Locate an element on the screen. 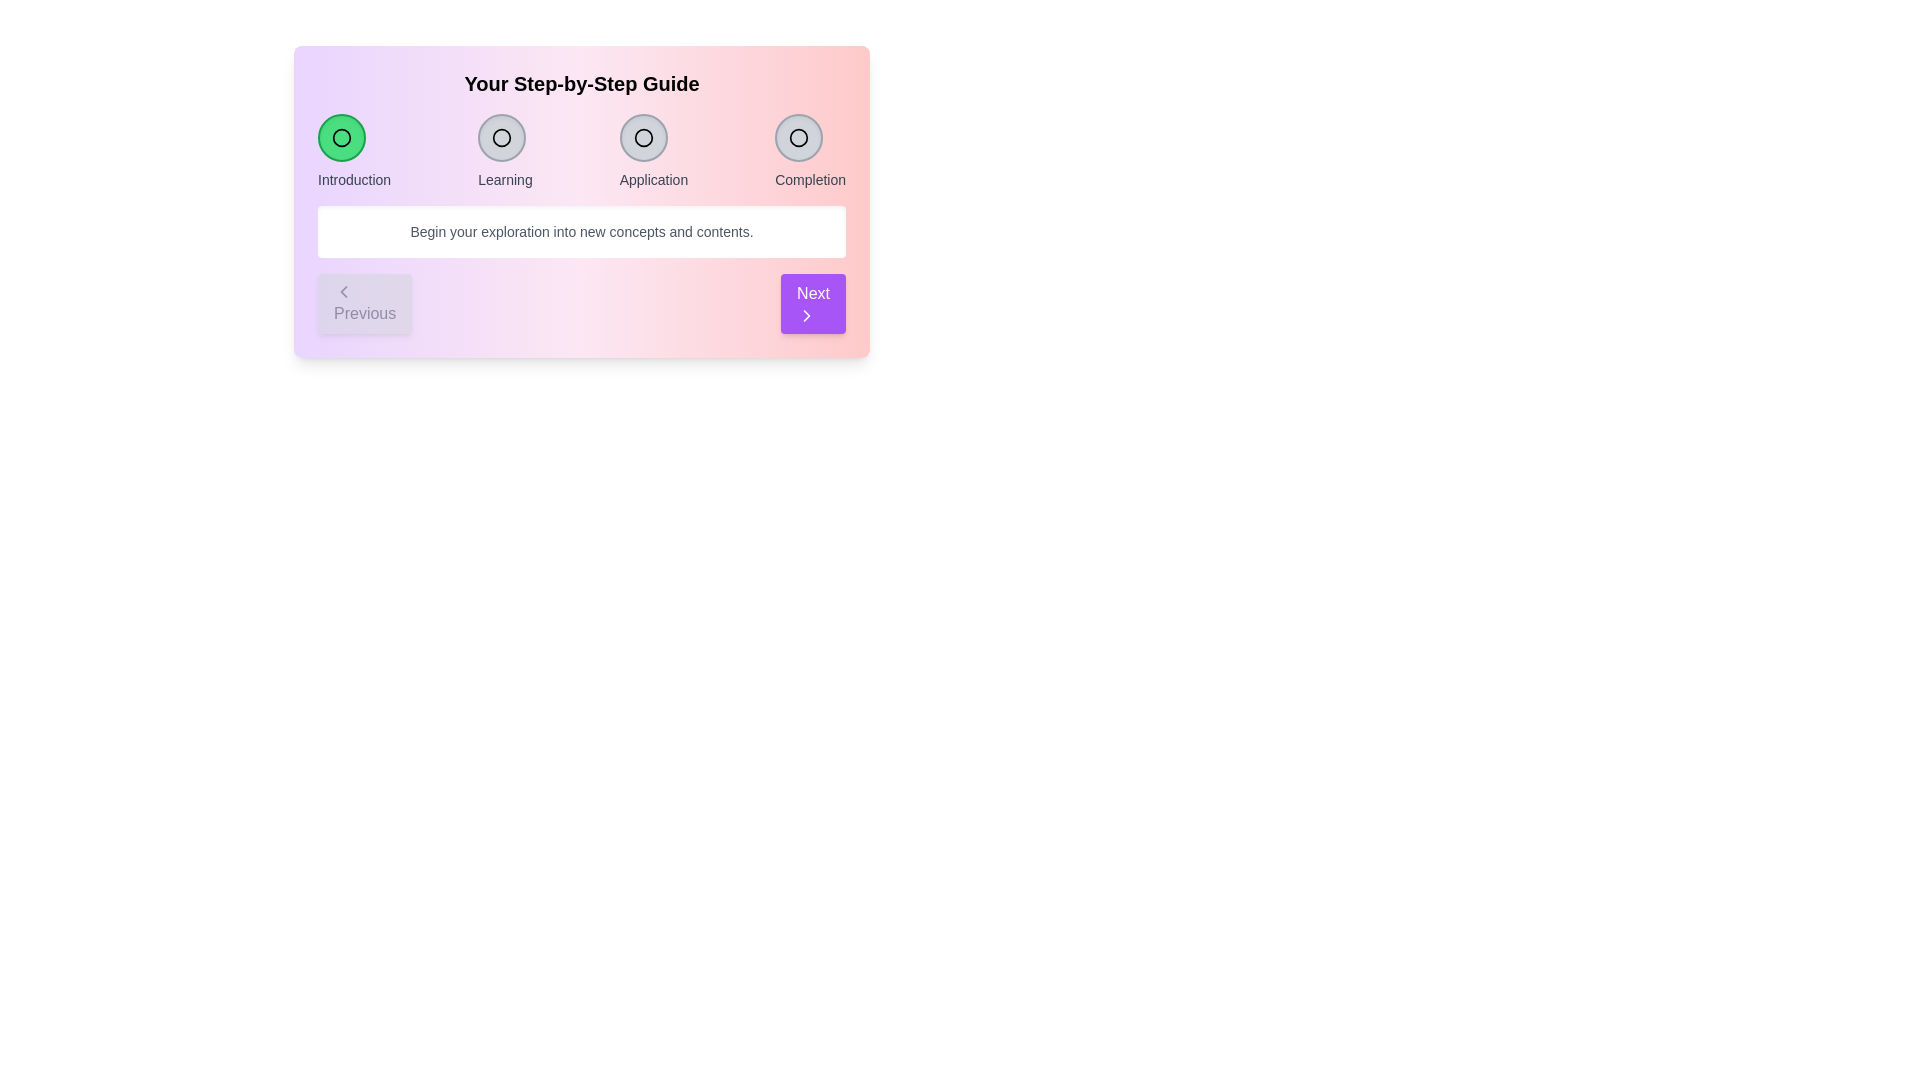 The image size is (1920, 1080). the 'Learning' step indicator button, which is the second circular button in a horizontal sequence under the title 'Your Step-by-Step Guide.' is located at coordinates (502, 137).